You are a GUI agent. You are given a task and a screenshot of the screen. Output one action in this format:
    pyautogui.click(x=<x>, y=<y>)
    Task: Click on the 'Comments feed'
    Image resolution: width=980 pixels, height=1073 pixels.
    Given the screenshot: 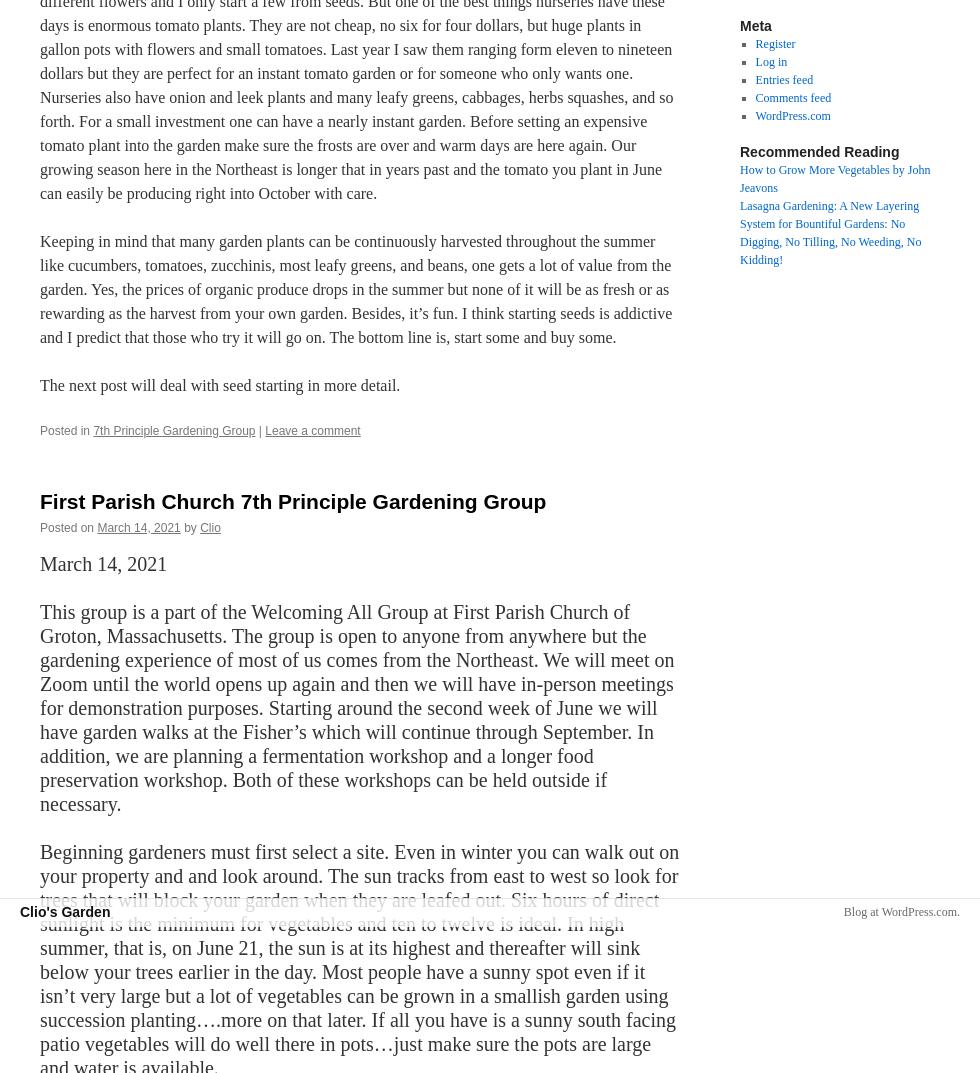 What is the action you would take?
    pyautogui.click(x=793, y=97)
    